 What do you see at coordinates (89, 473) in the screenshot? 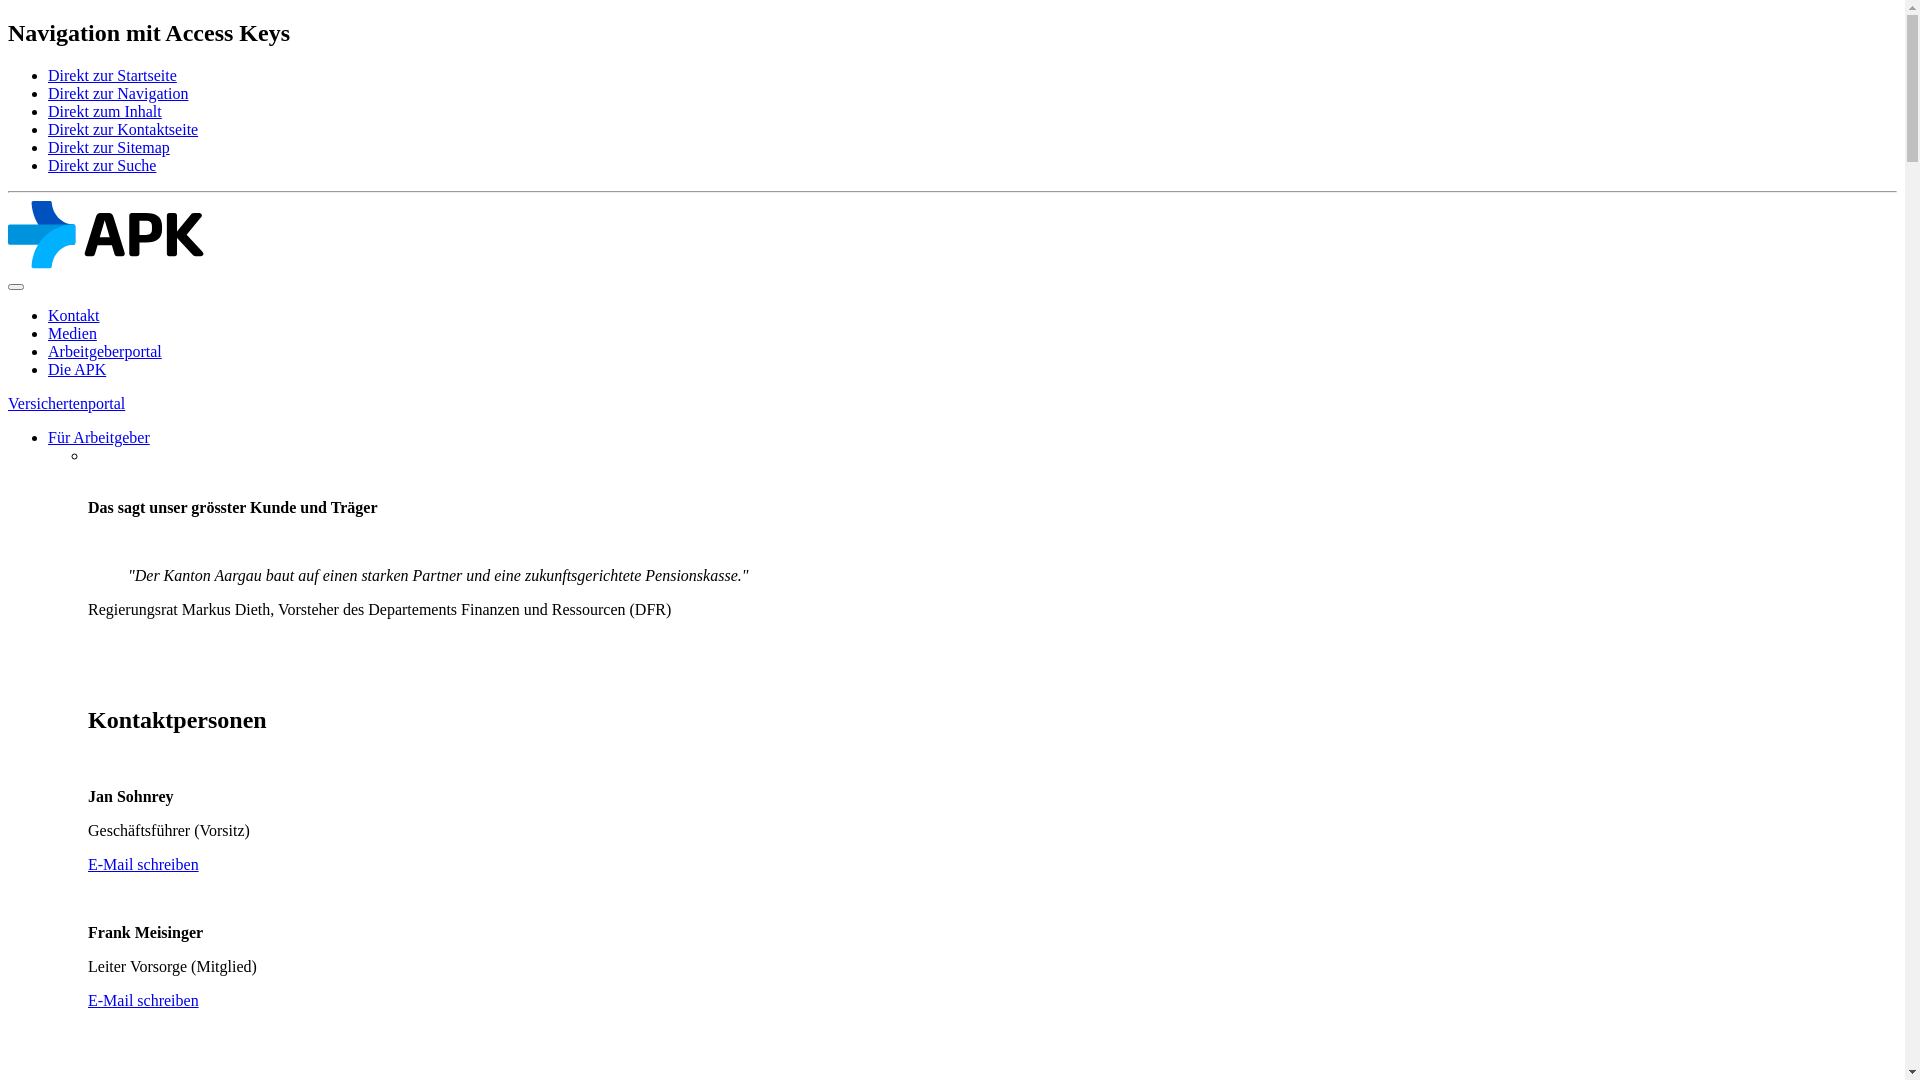
I see `' '` at bounding box center [89, 473].